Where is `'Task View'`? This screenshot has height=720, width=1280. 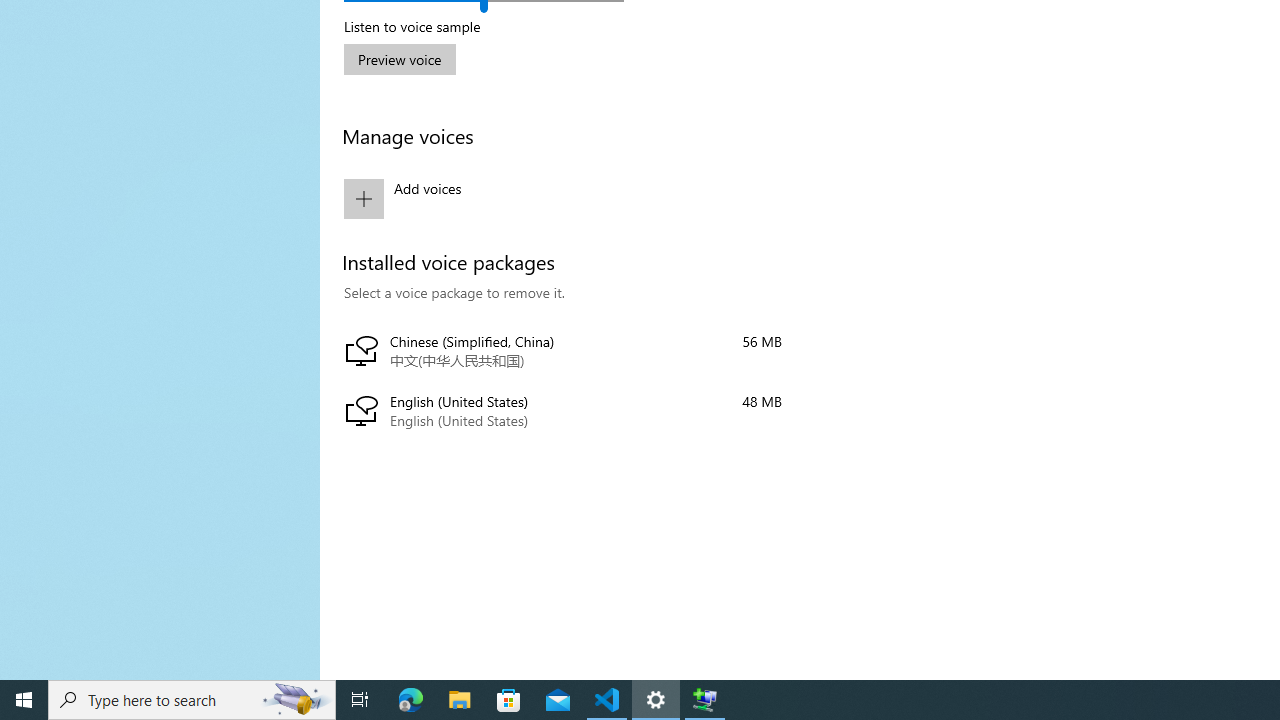 'Task View' is located at coordinates (359, 698).